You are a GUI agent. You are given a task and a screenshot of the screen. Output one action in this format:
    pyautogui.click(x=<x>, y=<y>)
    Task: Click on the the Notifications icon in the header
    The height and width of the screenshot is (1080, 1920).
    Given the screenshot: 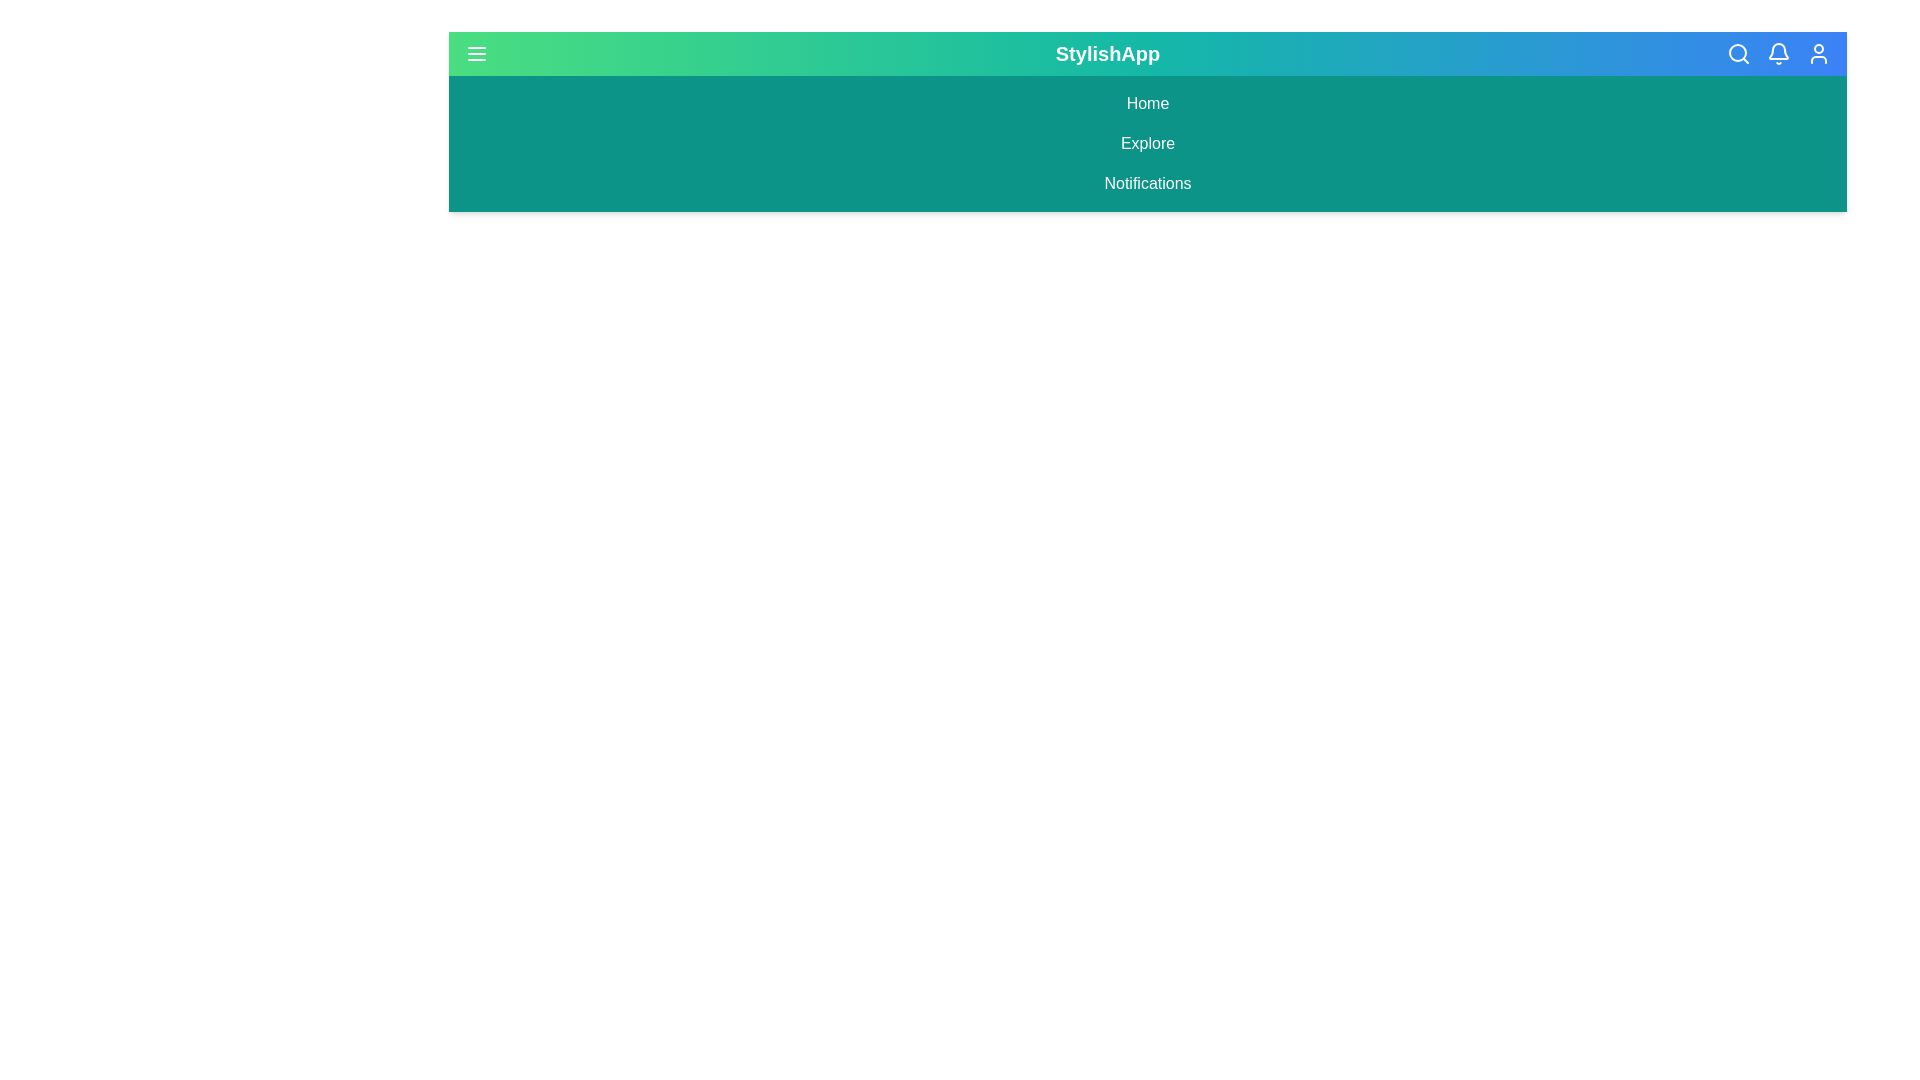 What is the action you would take?
    pyautogui.click(x=1777, y=53)
    